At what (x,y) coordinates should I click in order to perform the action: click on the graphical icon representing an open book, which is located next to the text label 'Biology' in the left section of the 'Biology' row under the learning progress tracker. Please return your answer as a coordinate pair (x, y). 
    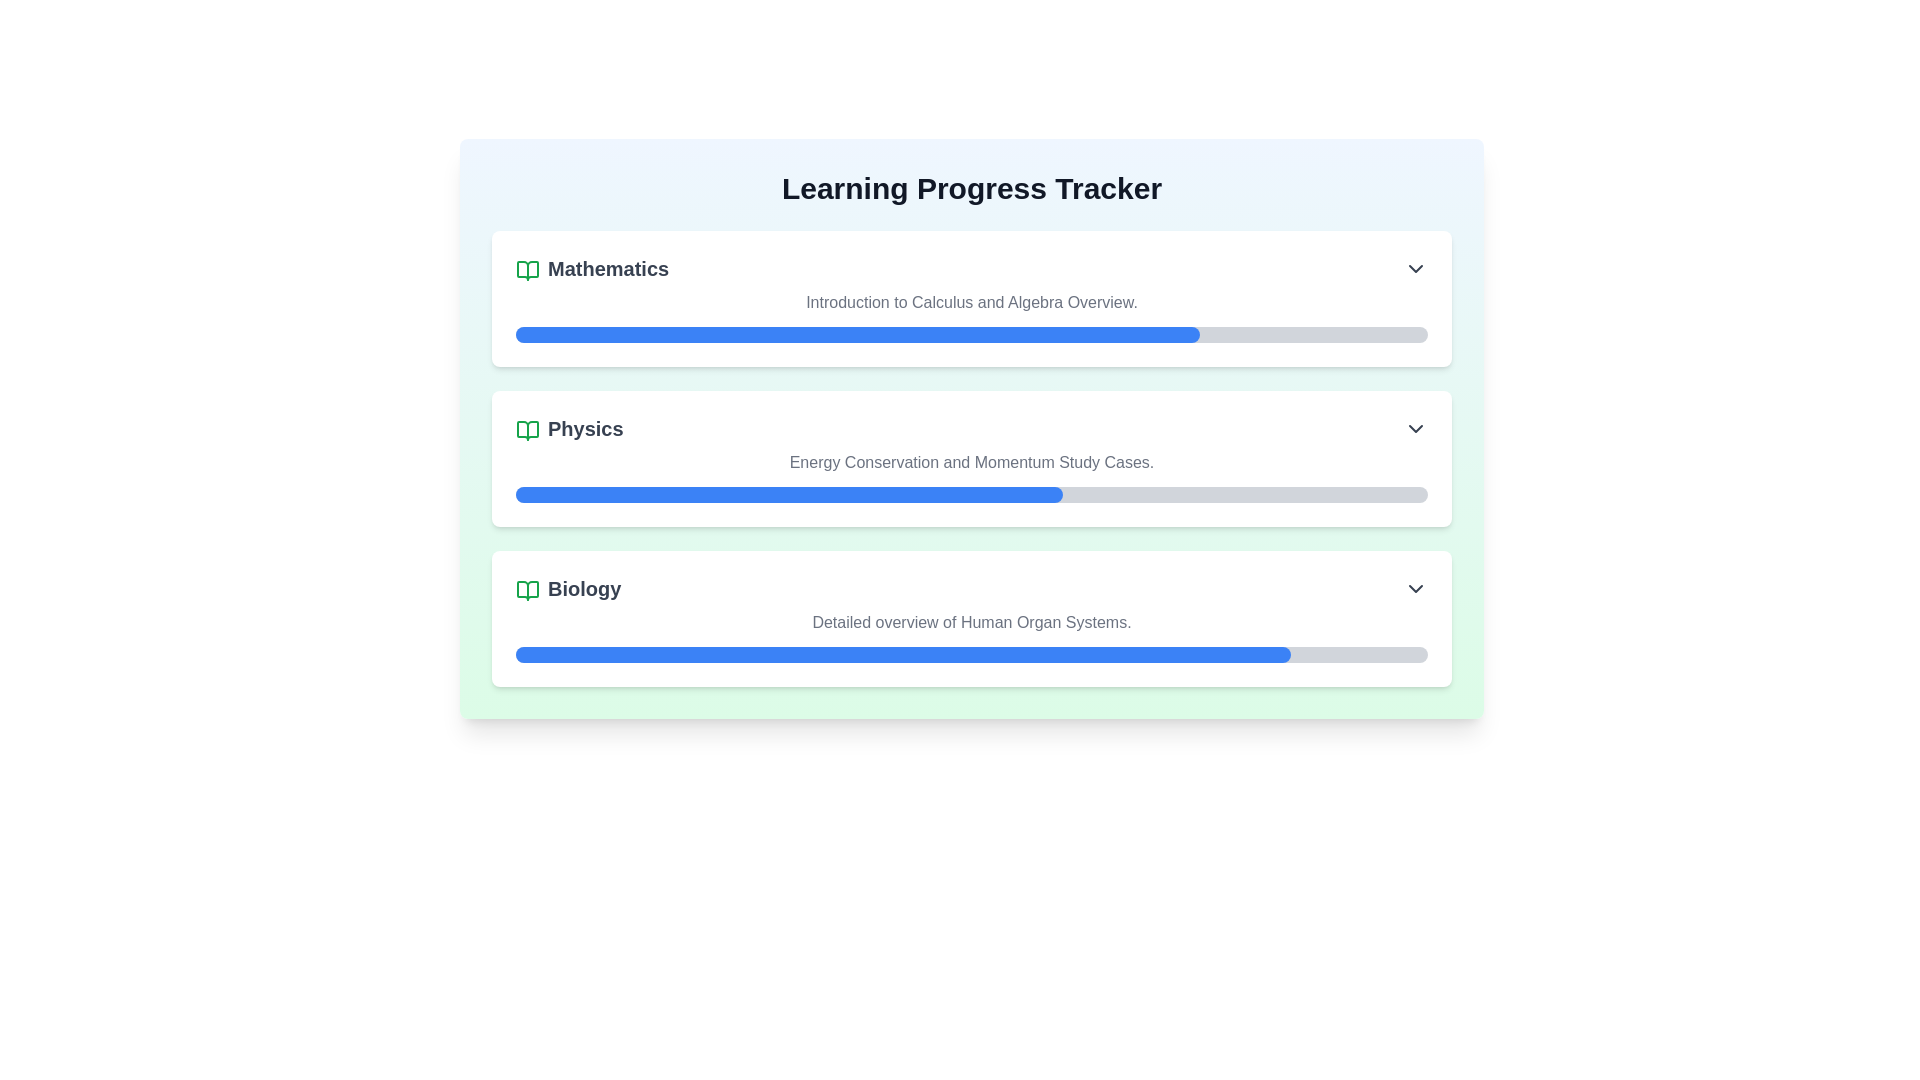
    Looking at the image, I should click on (528, 589).